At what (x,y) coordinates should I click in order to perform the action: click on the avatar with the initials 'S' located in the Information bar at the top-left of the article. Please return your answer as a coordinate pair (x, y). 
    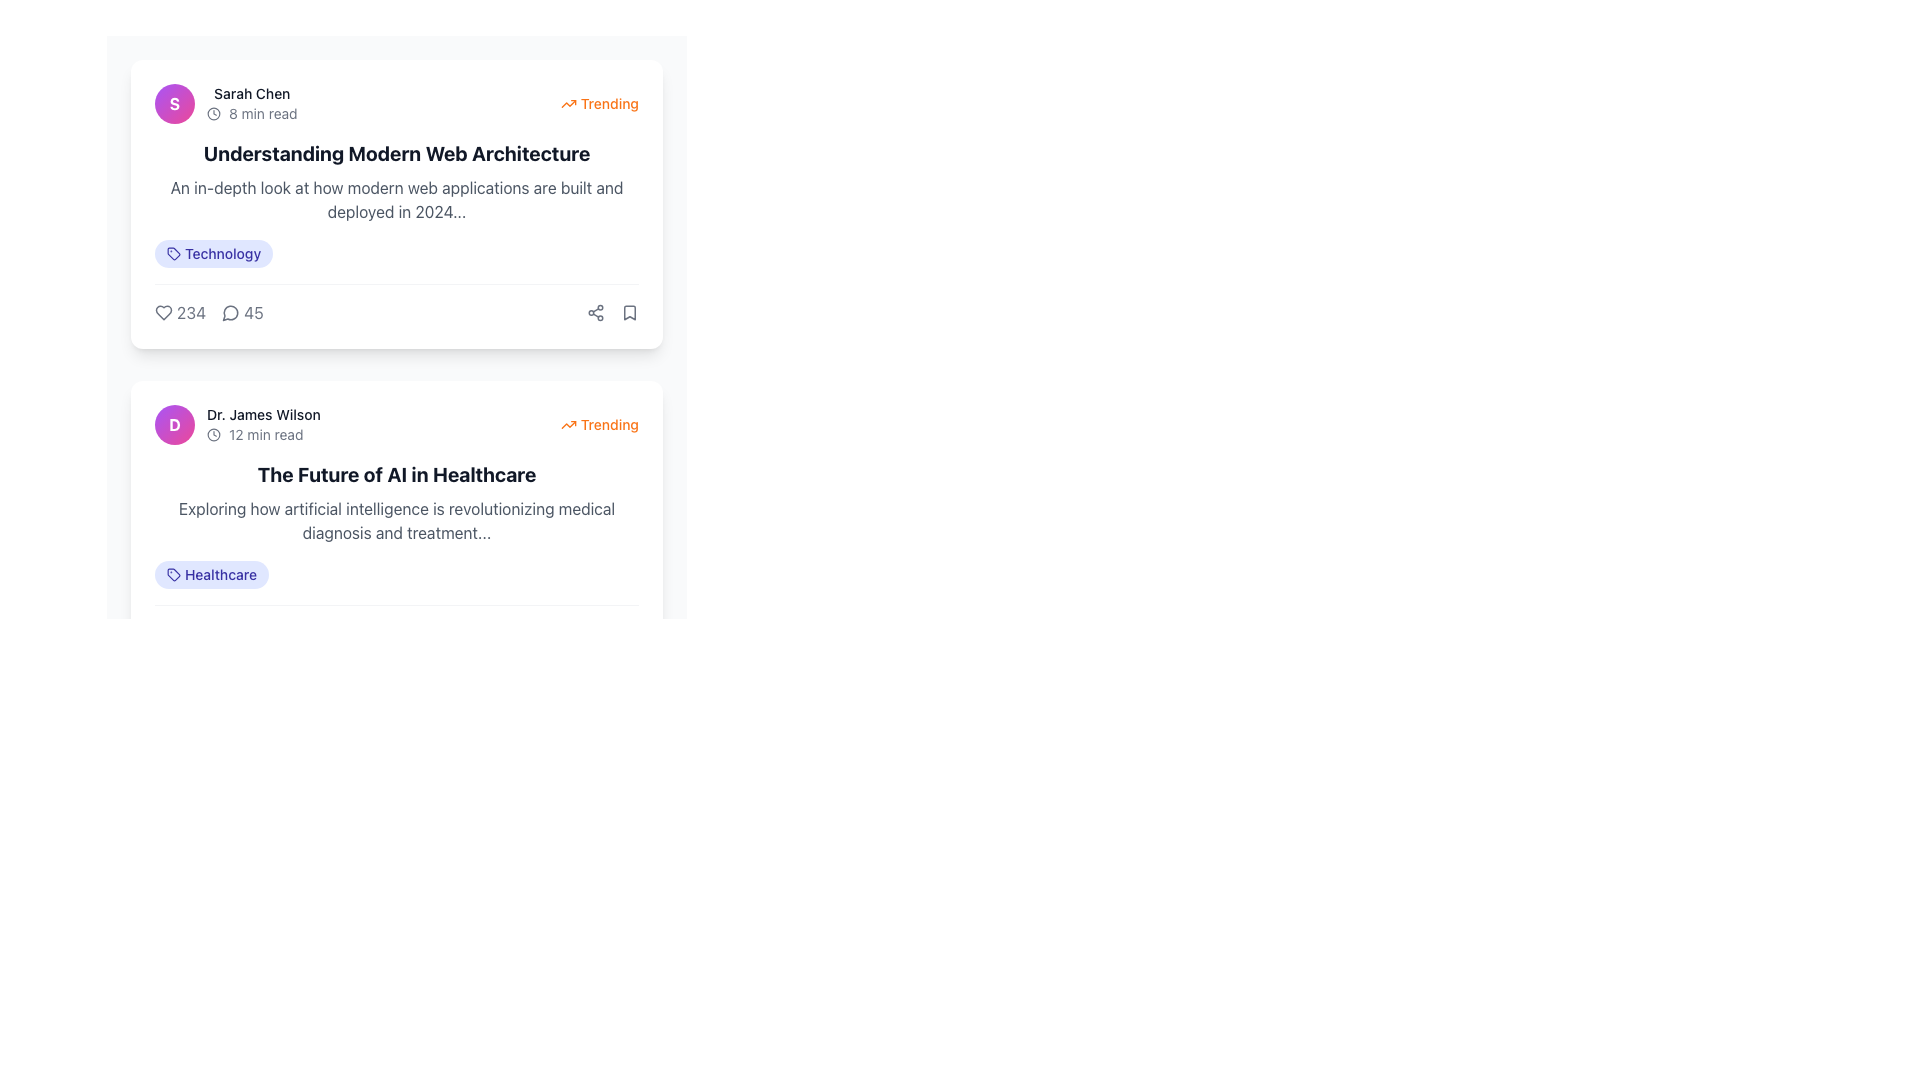
    Looking at the image, I should click on (397, 104).